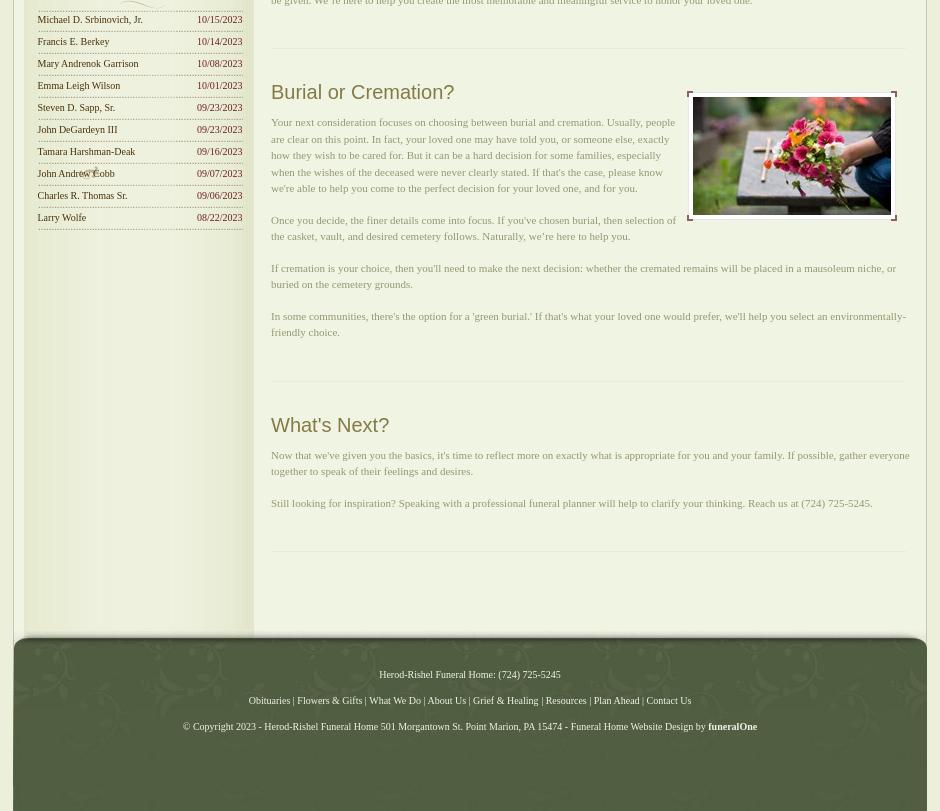  What do you see at coordinates (614, 699) in the screenshot?
I see `'Plan Ahead'` at bounding box center [614, 699].